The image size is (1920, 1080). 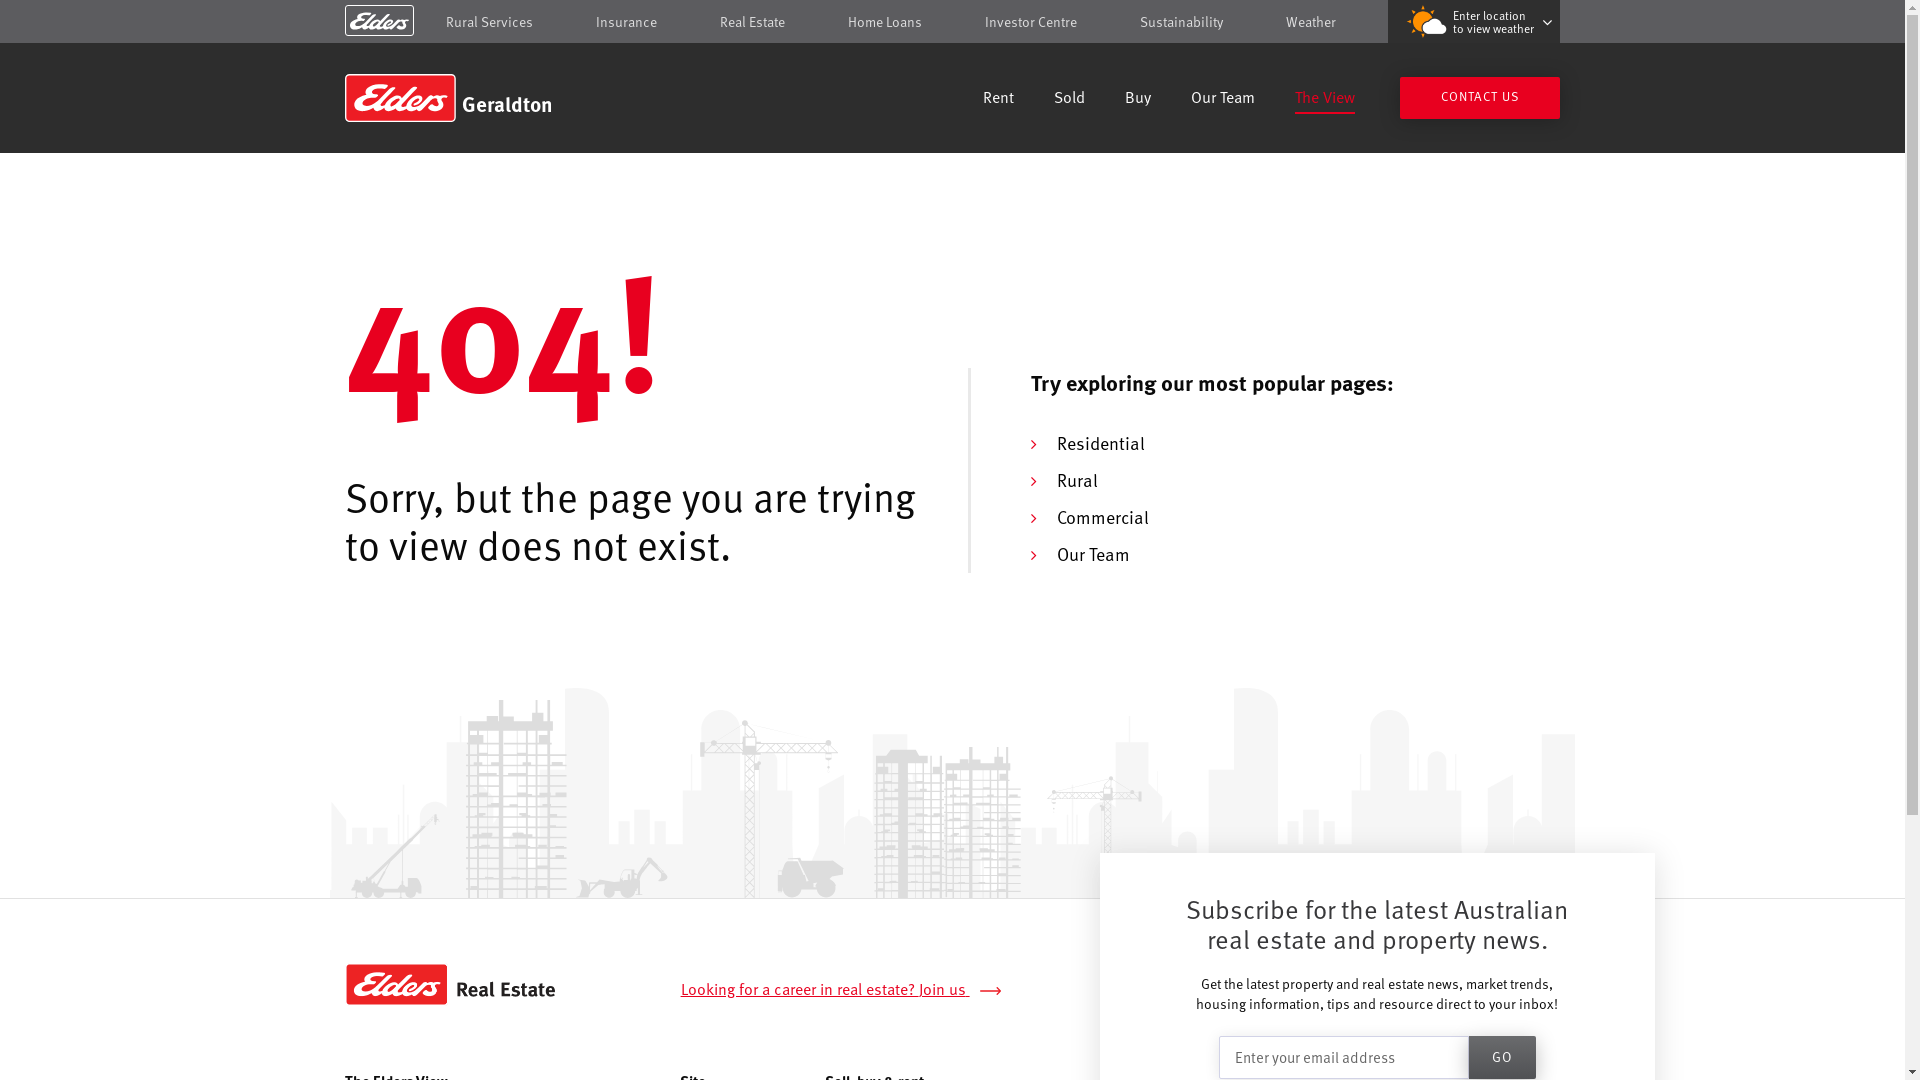 What do you see at coordinates (1075, 479) in the screenshot?
I see `'Rural'` at bounding box center [1075, 479].